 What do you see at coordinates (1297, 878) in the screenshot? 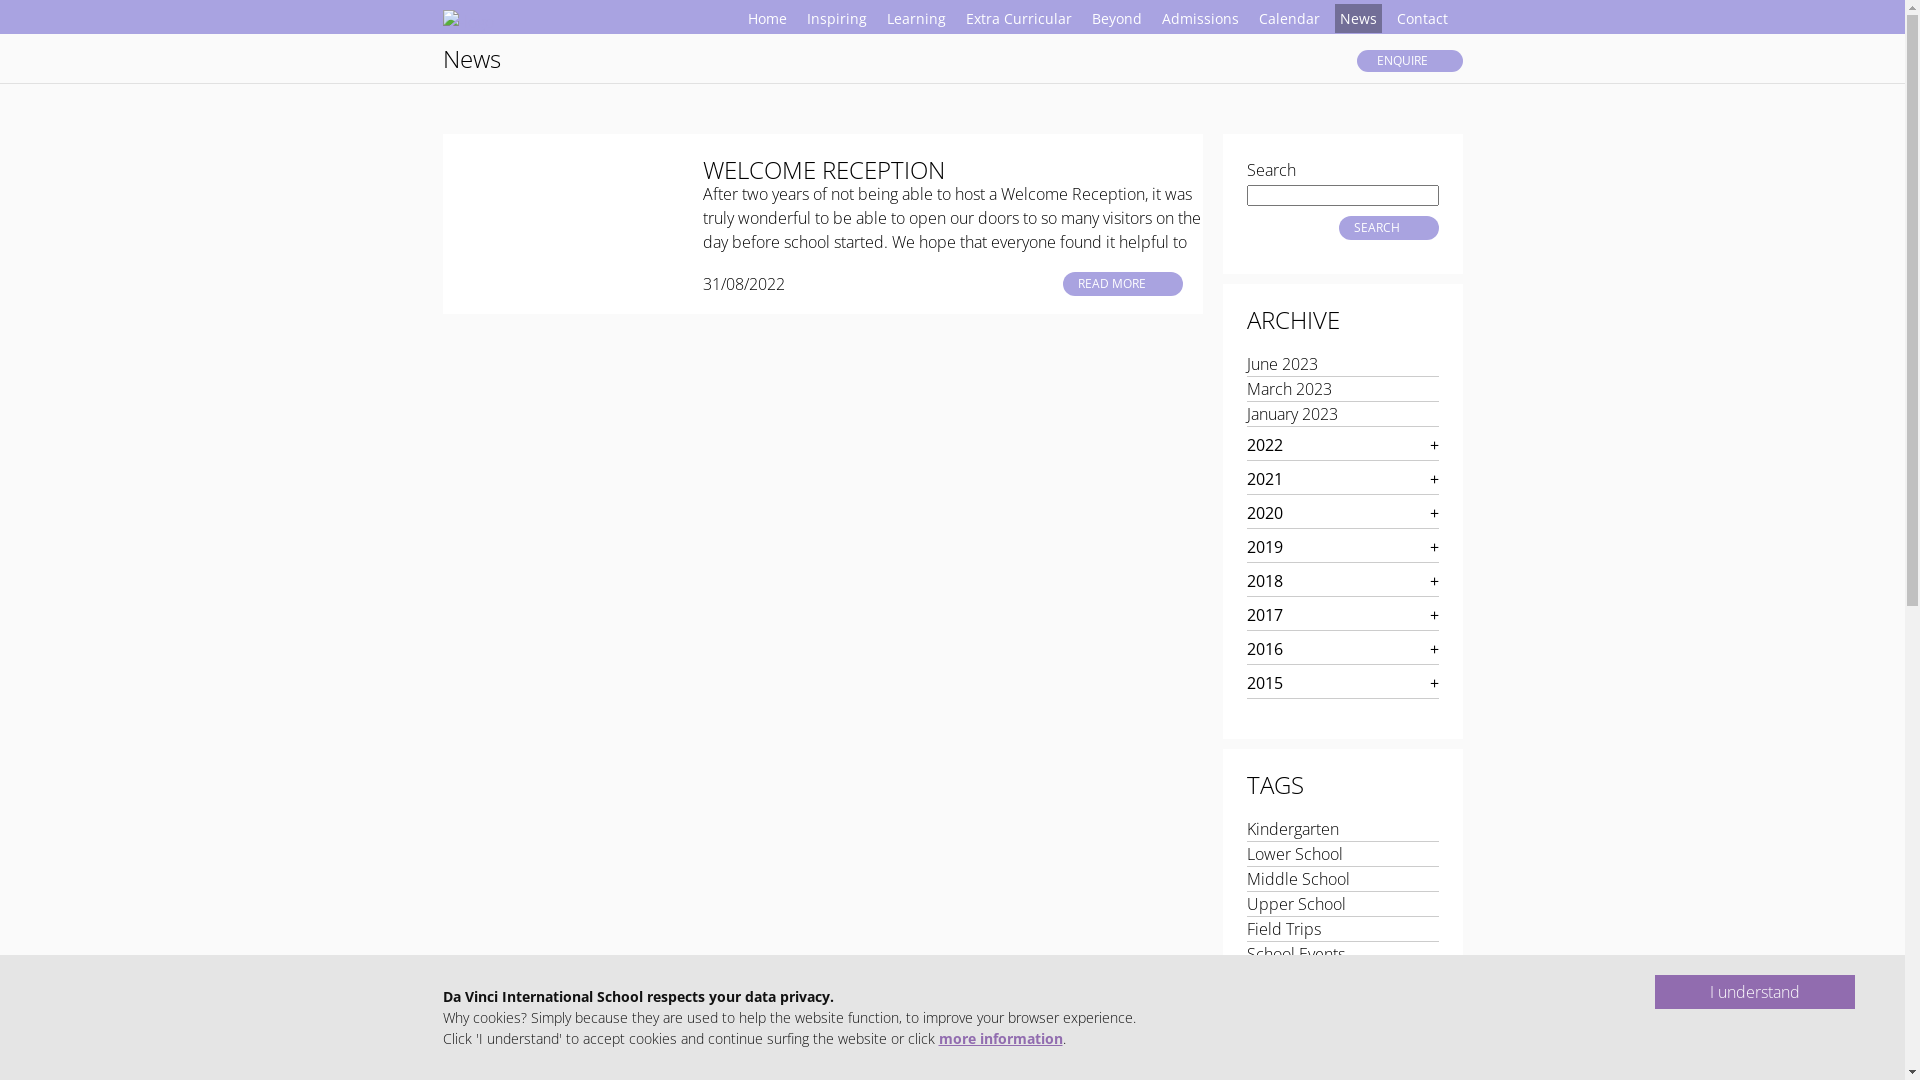
I see `'Middle School'` at bounding box center [1297, 878].